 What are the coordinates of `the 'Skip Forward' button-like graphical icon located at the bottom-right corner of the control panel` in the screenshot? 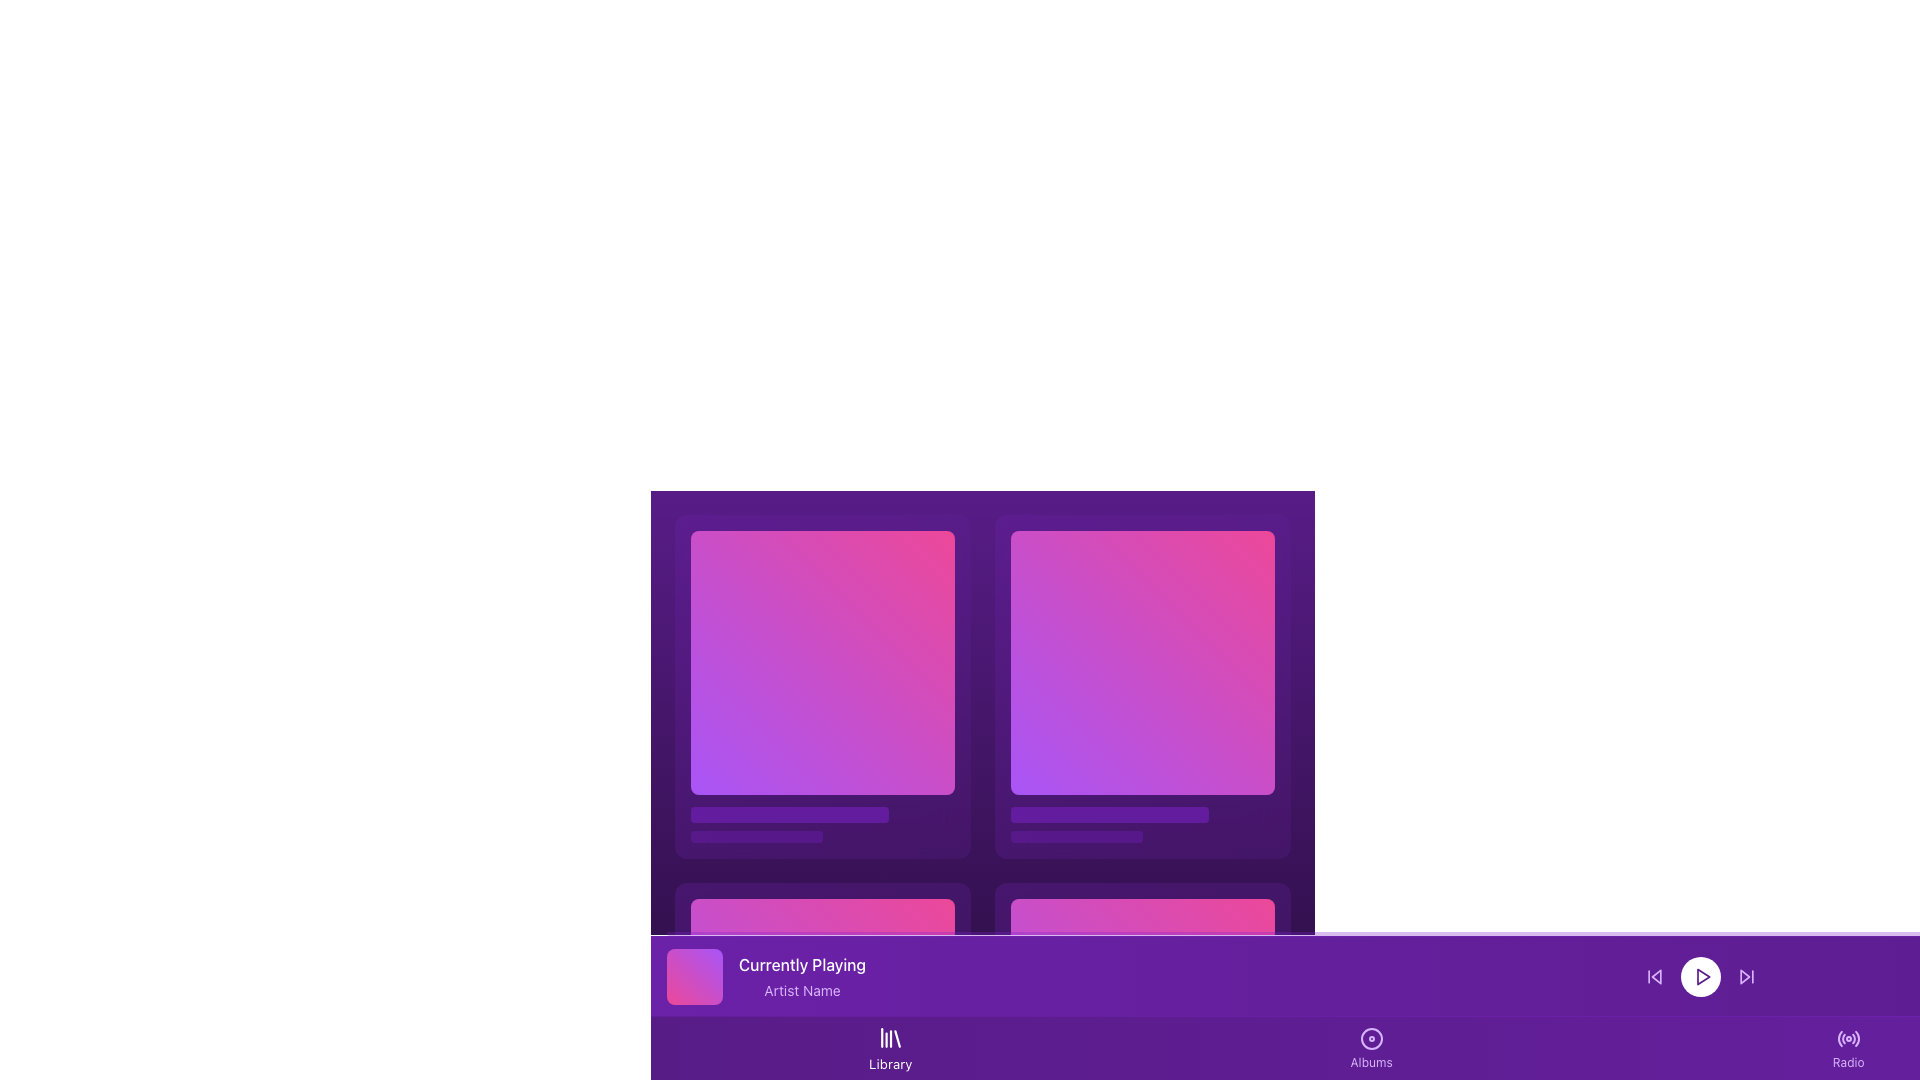 It's located at (1743, 975).